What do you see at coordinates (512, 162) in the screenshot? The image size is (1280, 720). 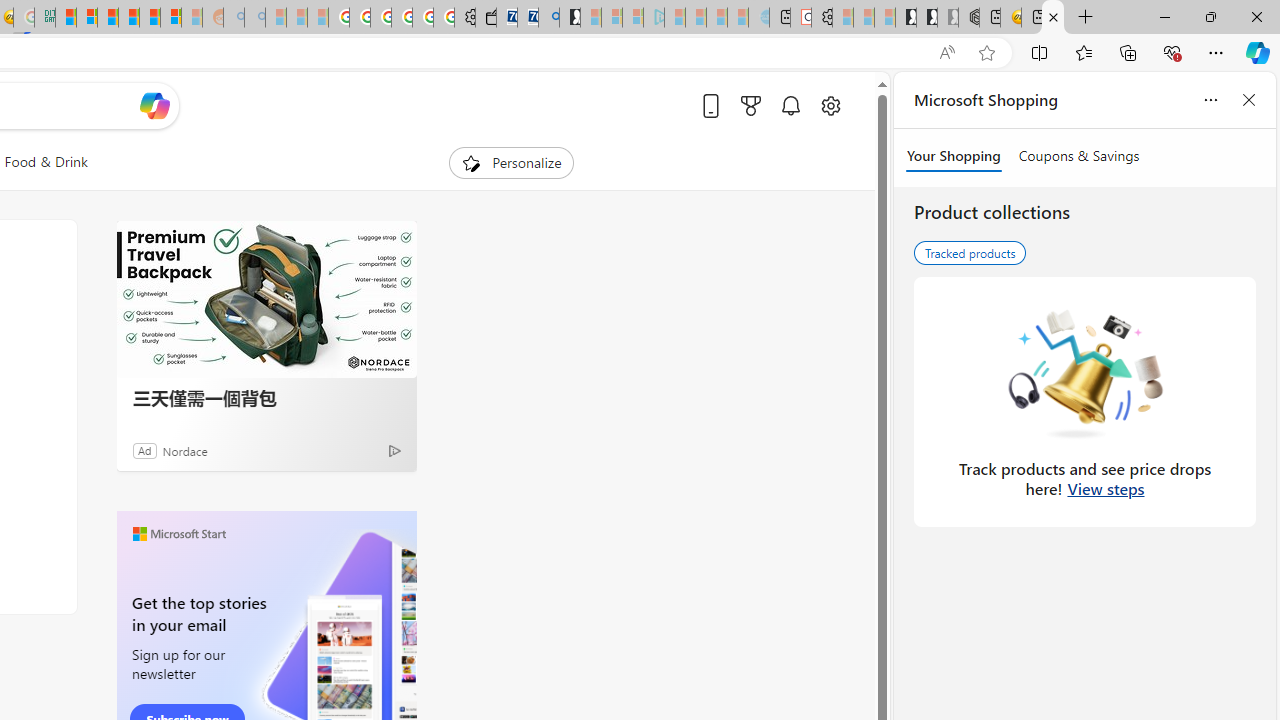 I see `'Personalize'` at bounding box center [512, 162].